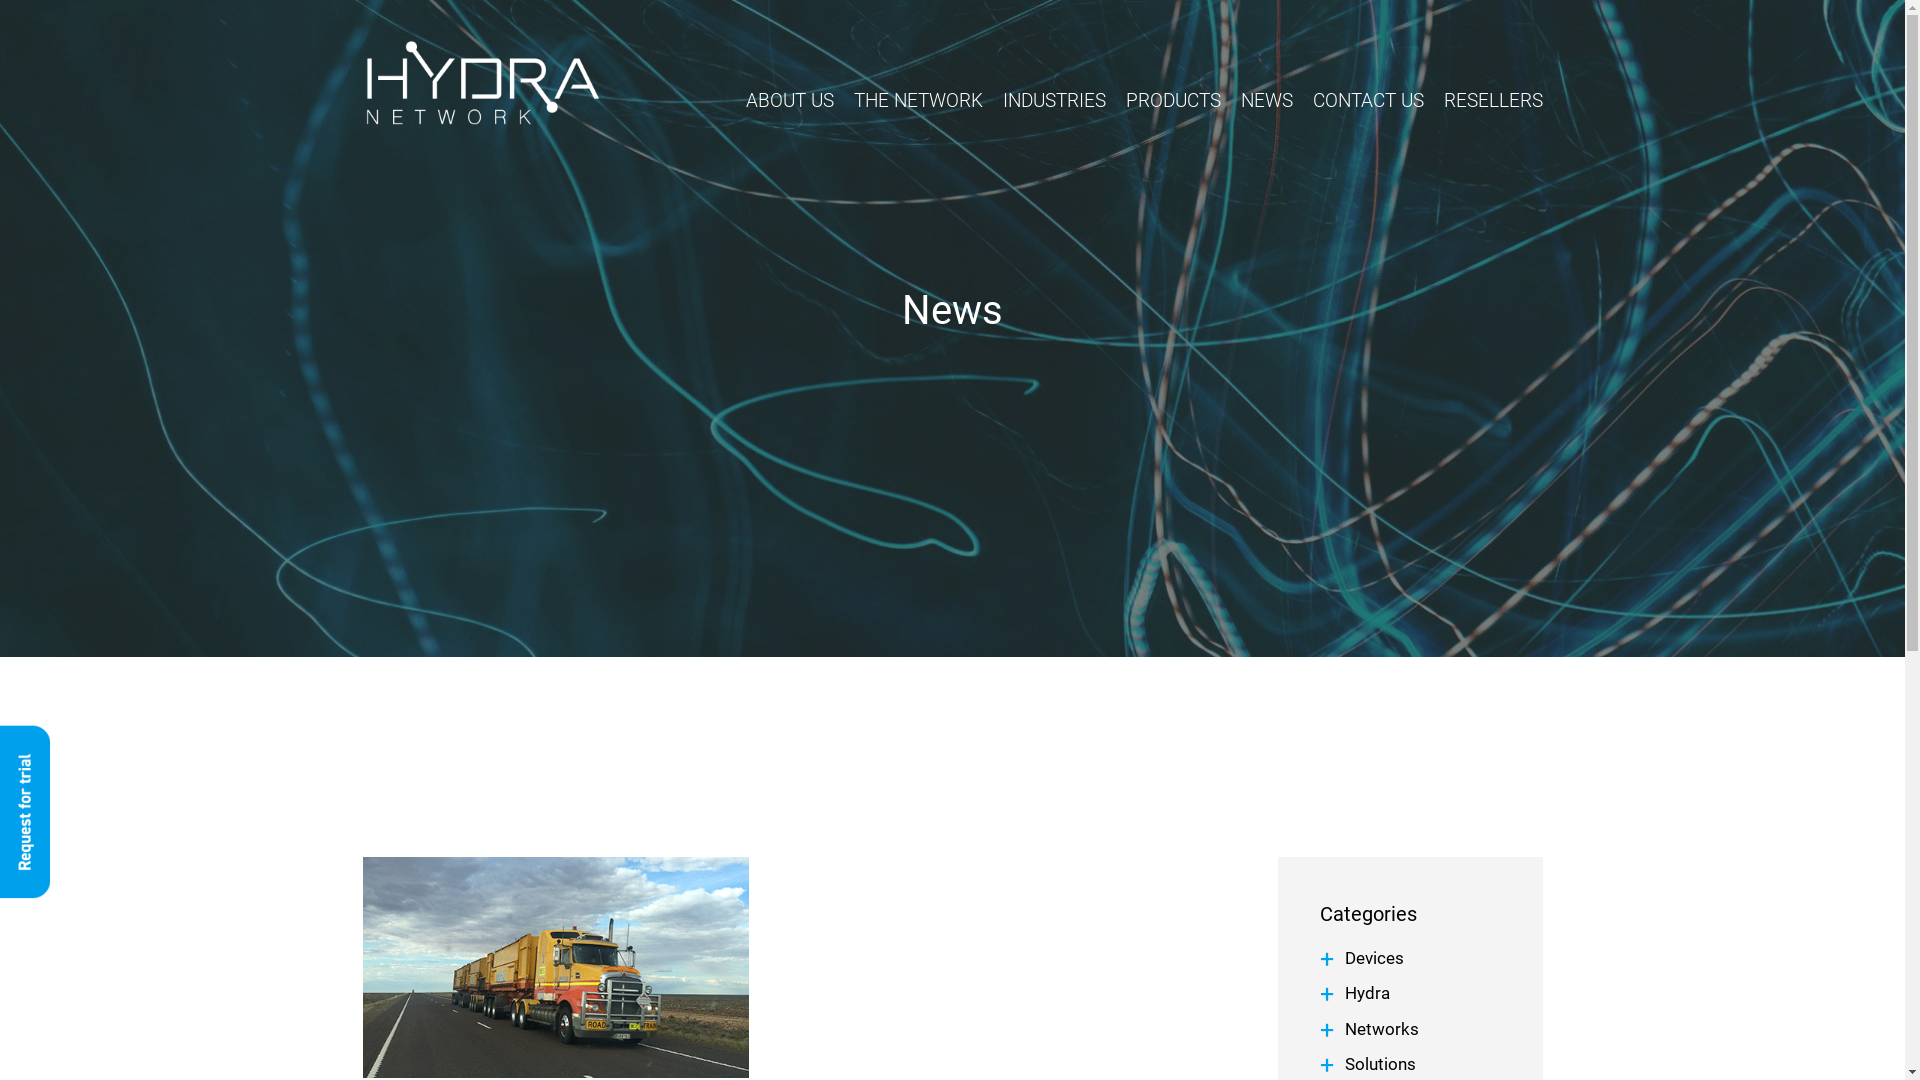  What do you see at coordinates (789, 104) in the screenshot?
I see `'ABOUT US'` at bounding box center [789, 104].